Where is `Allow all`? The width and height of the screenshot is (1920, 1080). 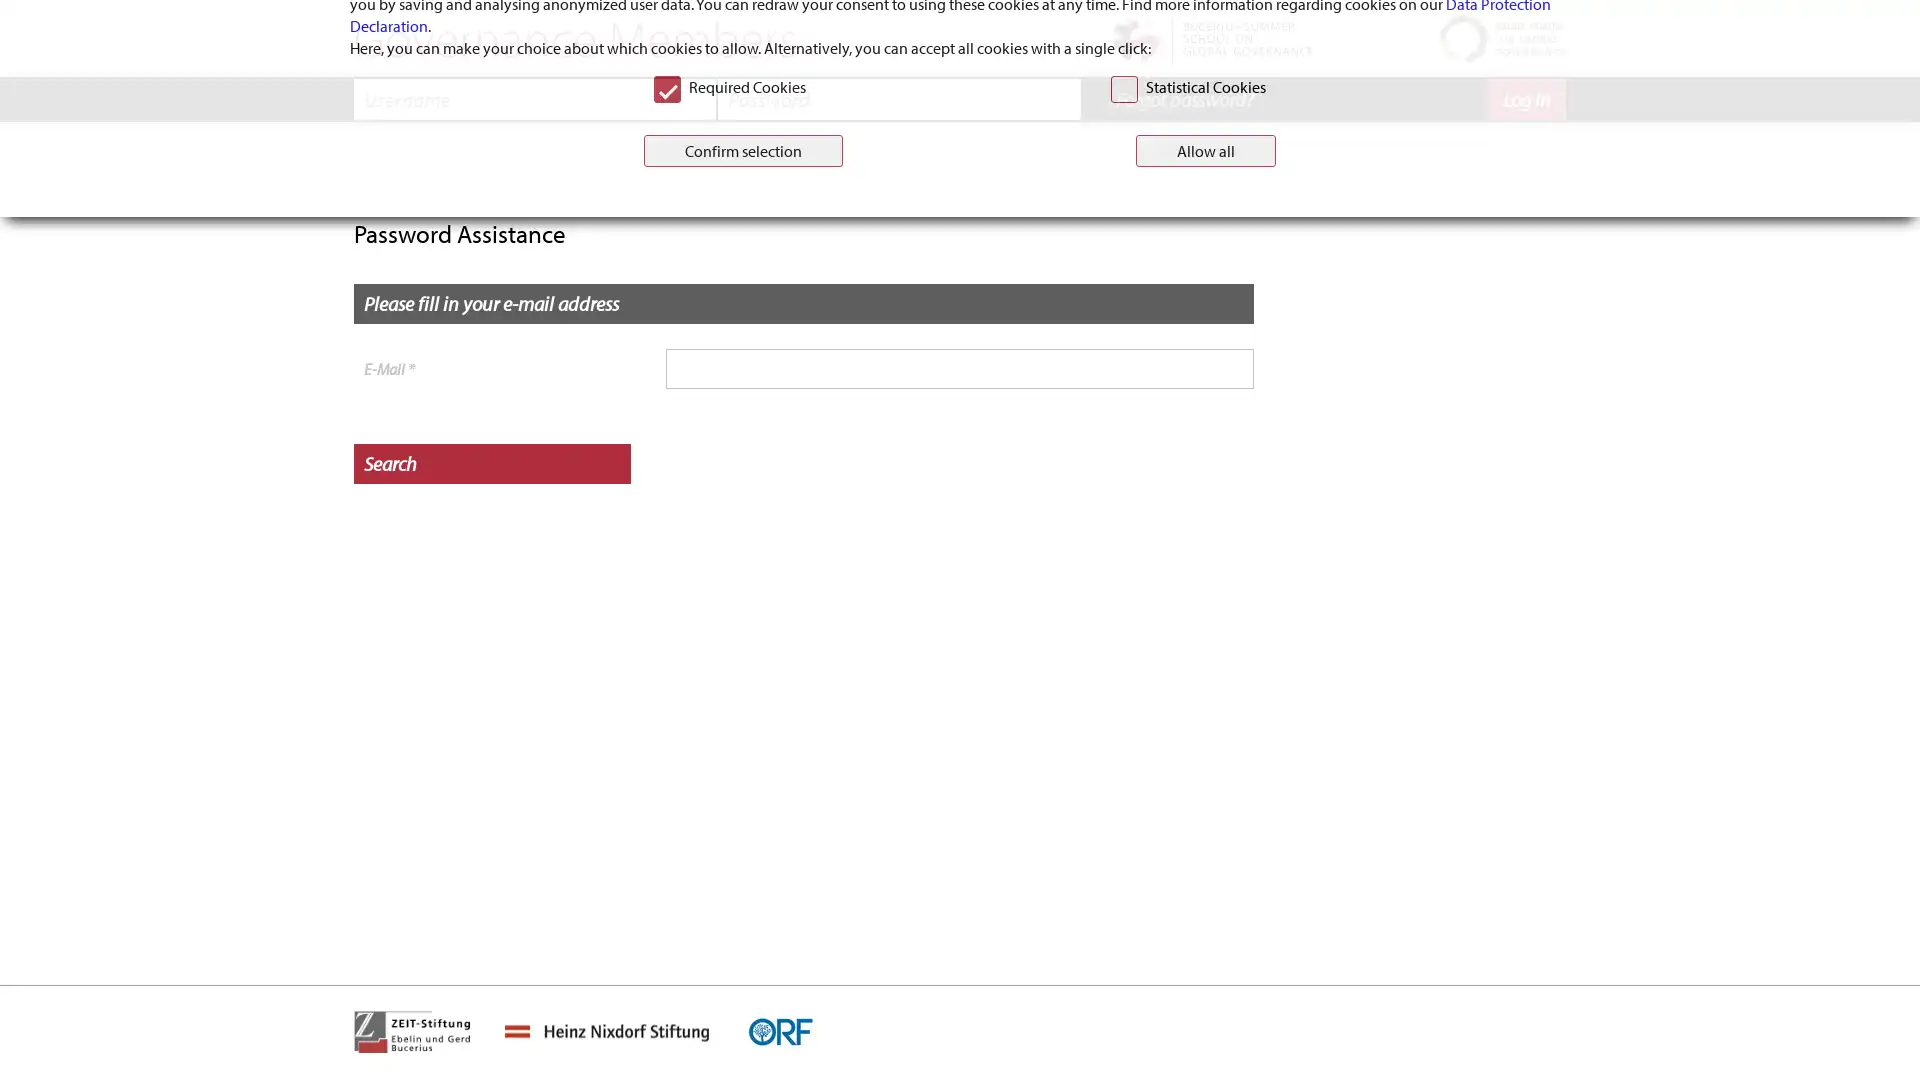 Allow all is located at coordinates (1204, 635).